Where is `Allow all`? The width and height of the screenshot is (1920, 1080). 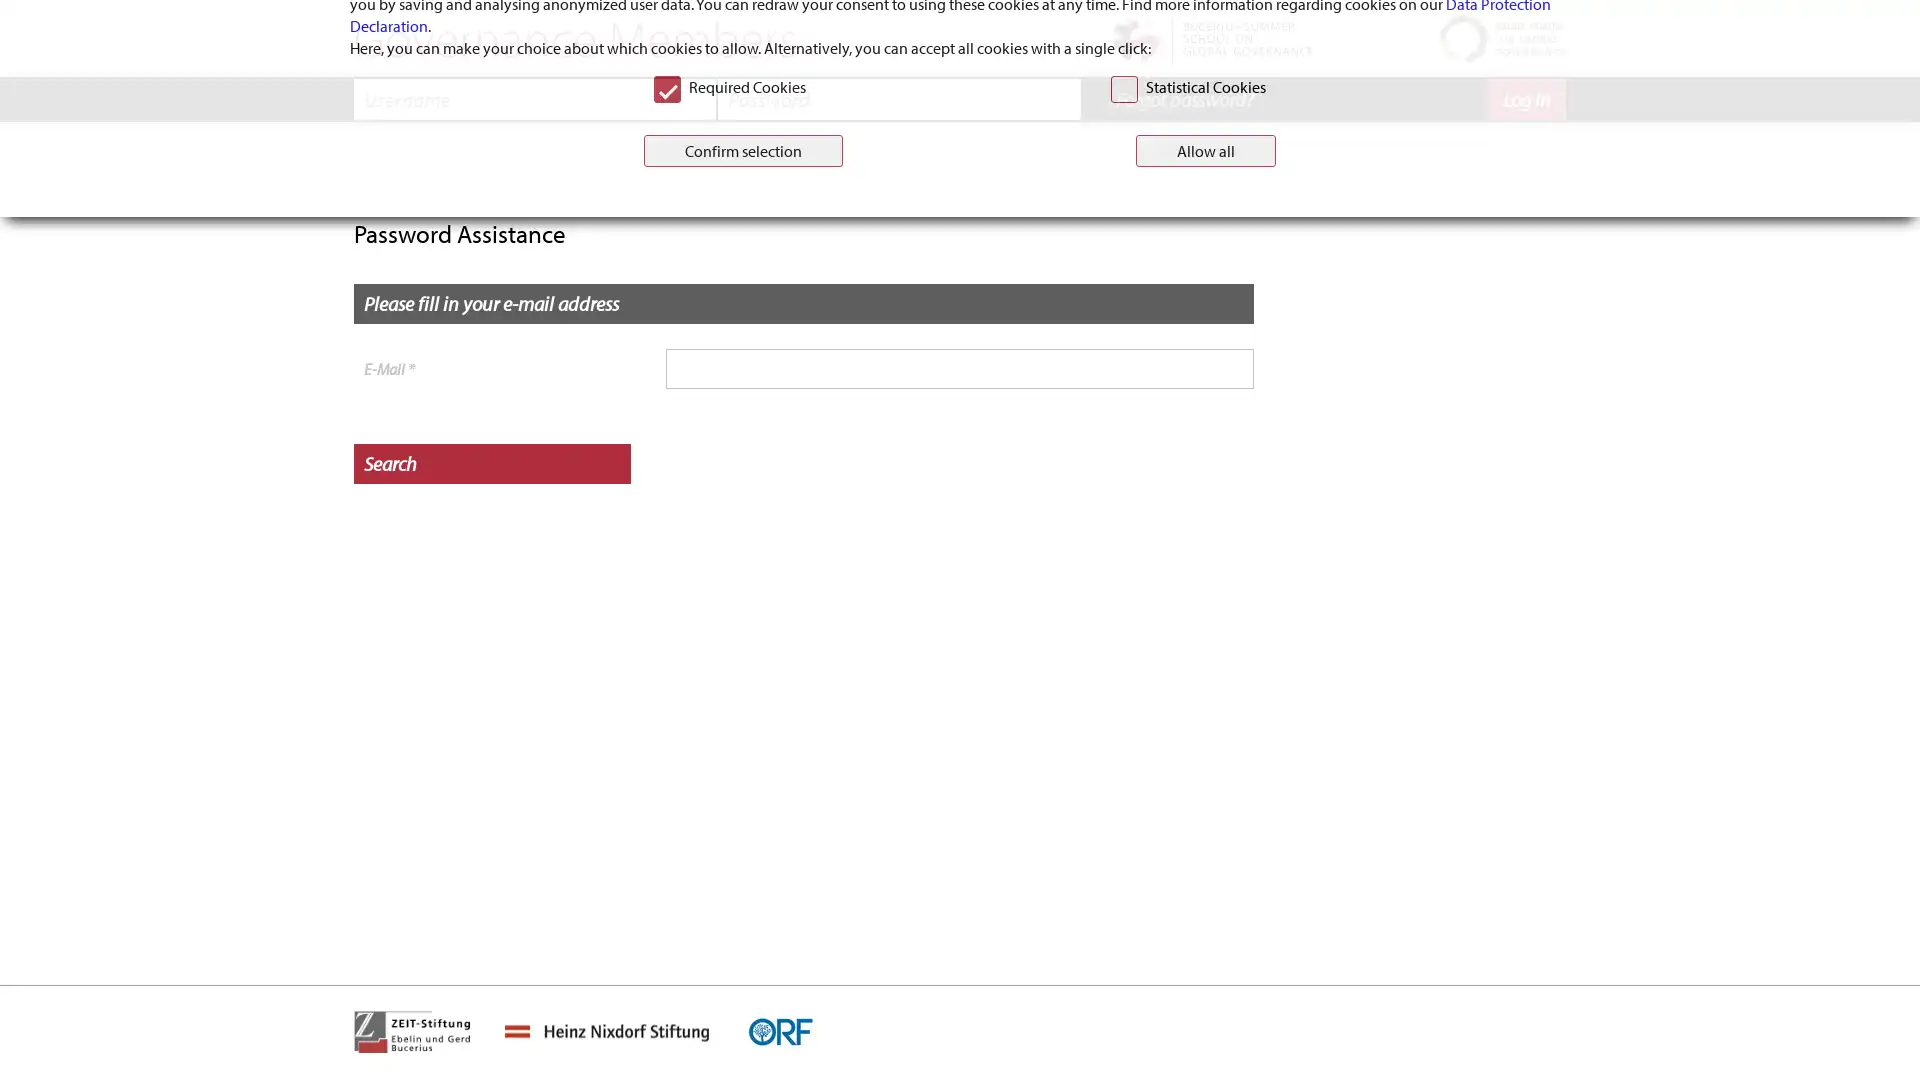 Allow all is located at coordinates (1204, 635).